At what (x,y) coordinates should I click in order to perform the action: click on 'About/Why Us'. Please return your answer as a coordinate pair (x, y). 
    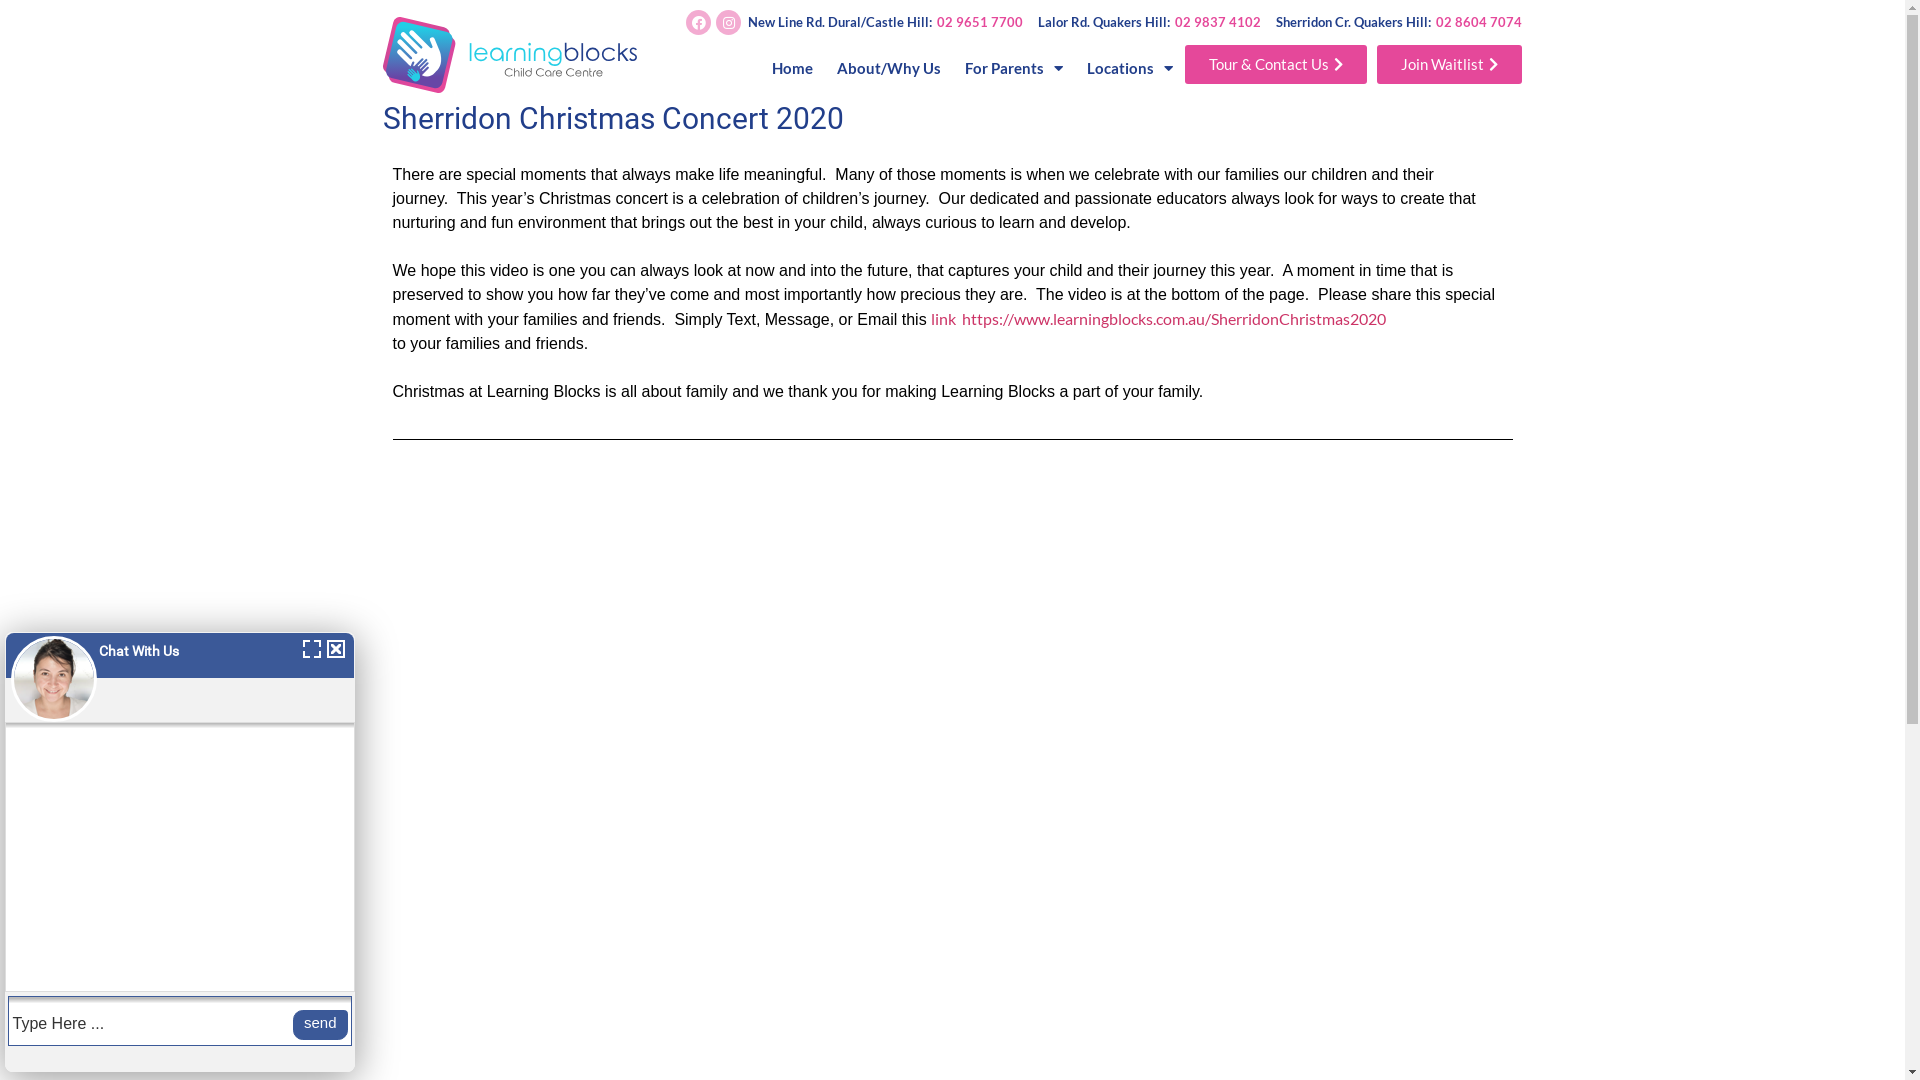
    Looking at the image, I should click on (887, 67).